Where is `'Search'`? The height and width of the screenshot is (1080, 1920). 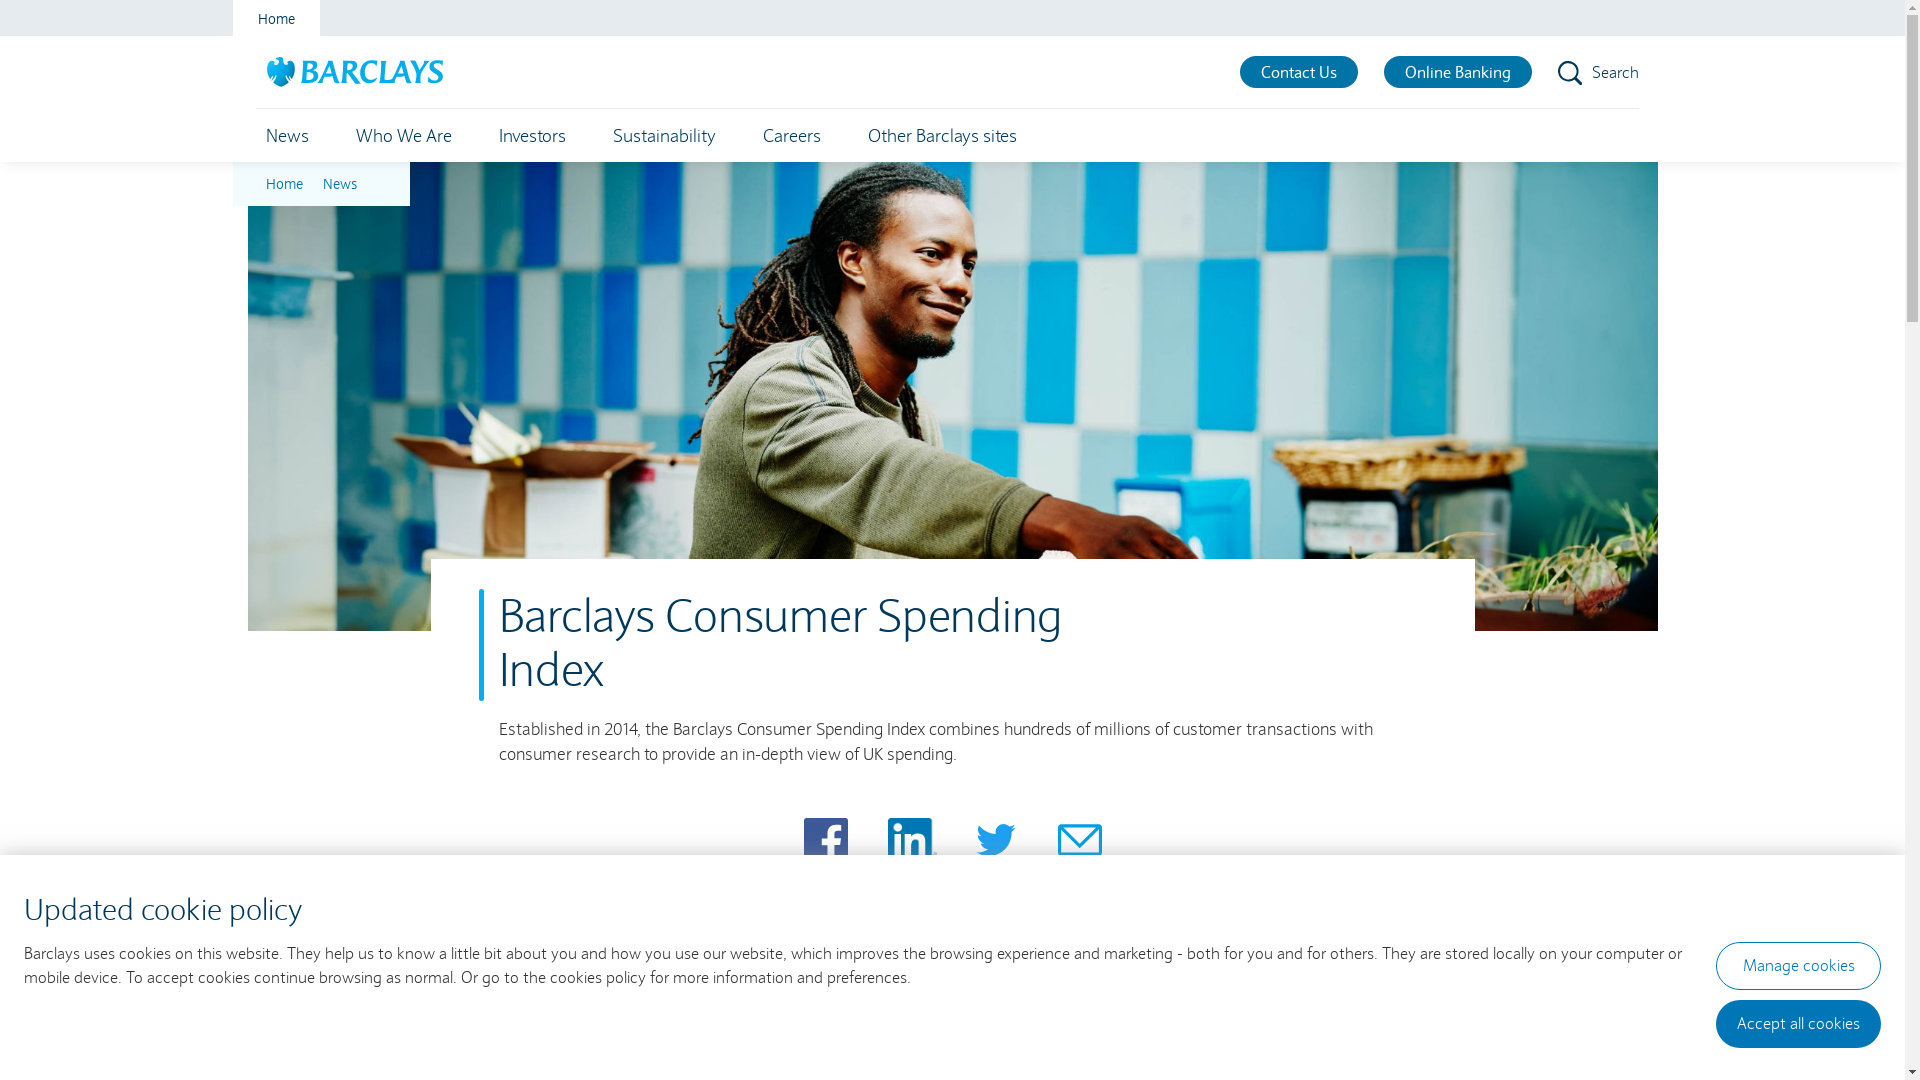
'Search' is located at coordinates (1557, 71).